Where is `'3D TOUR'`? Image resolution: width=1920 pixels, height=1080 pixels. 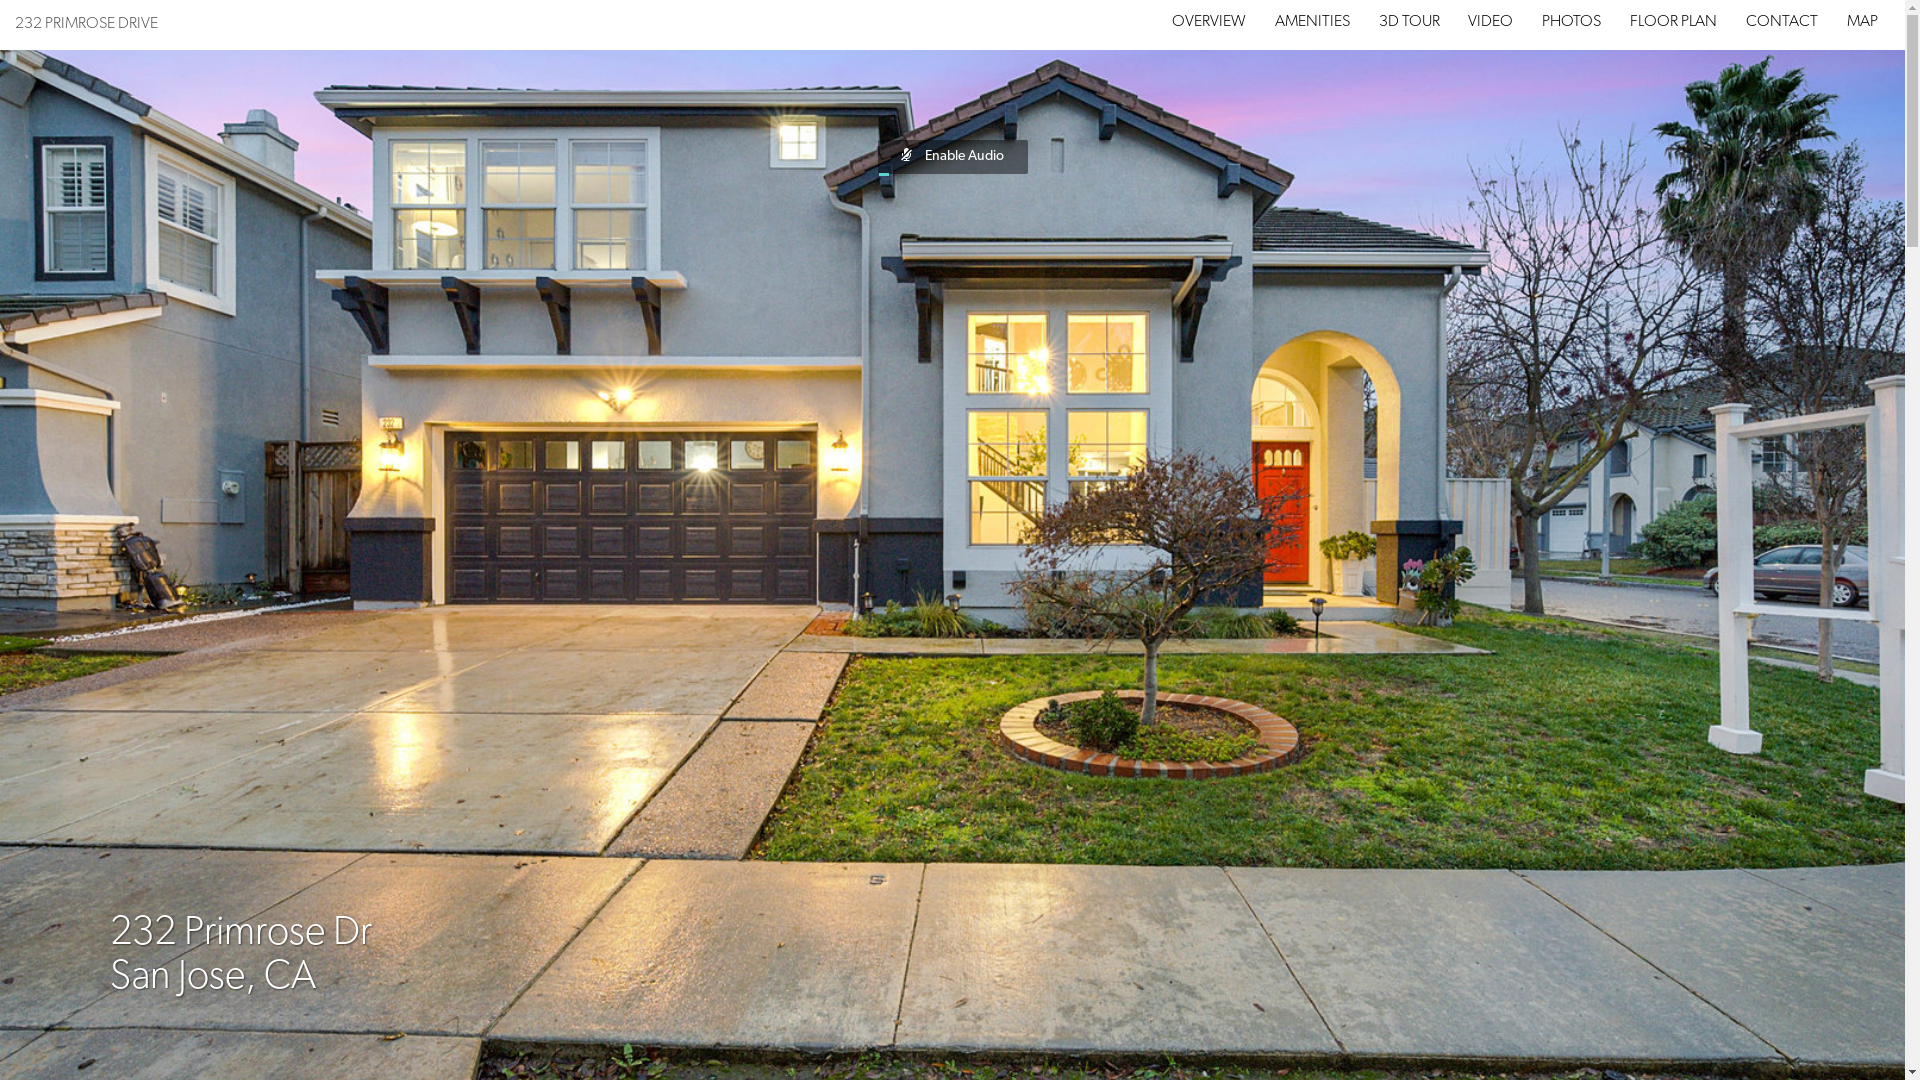
'3D TOUR' is located at coordinates (1408, 22).